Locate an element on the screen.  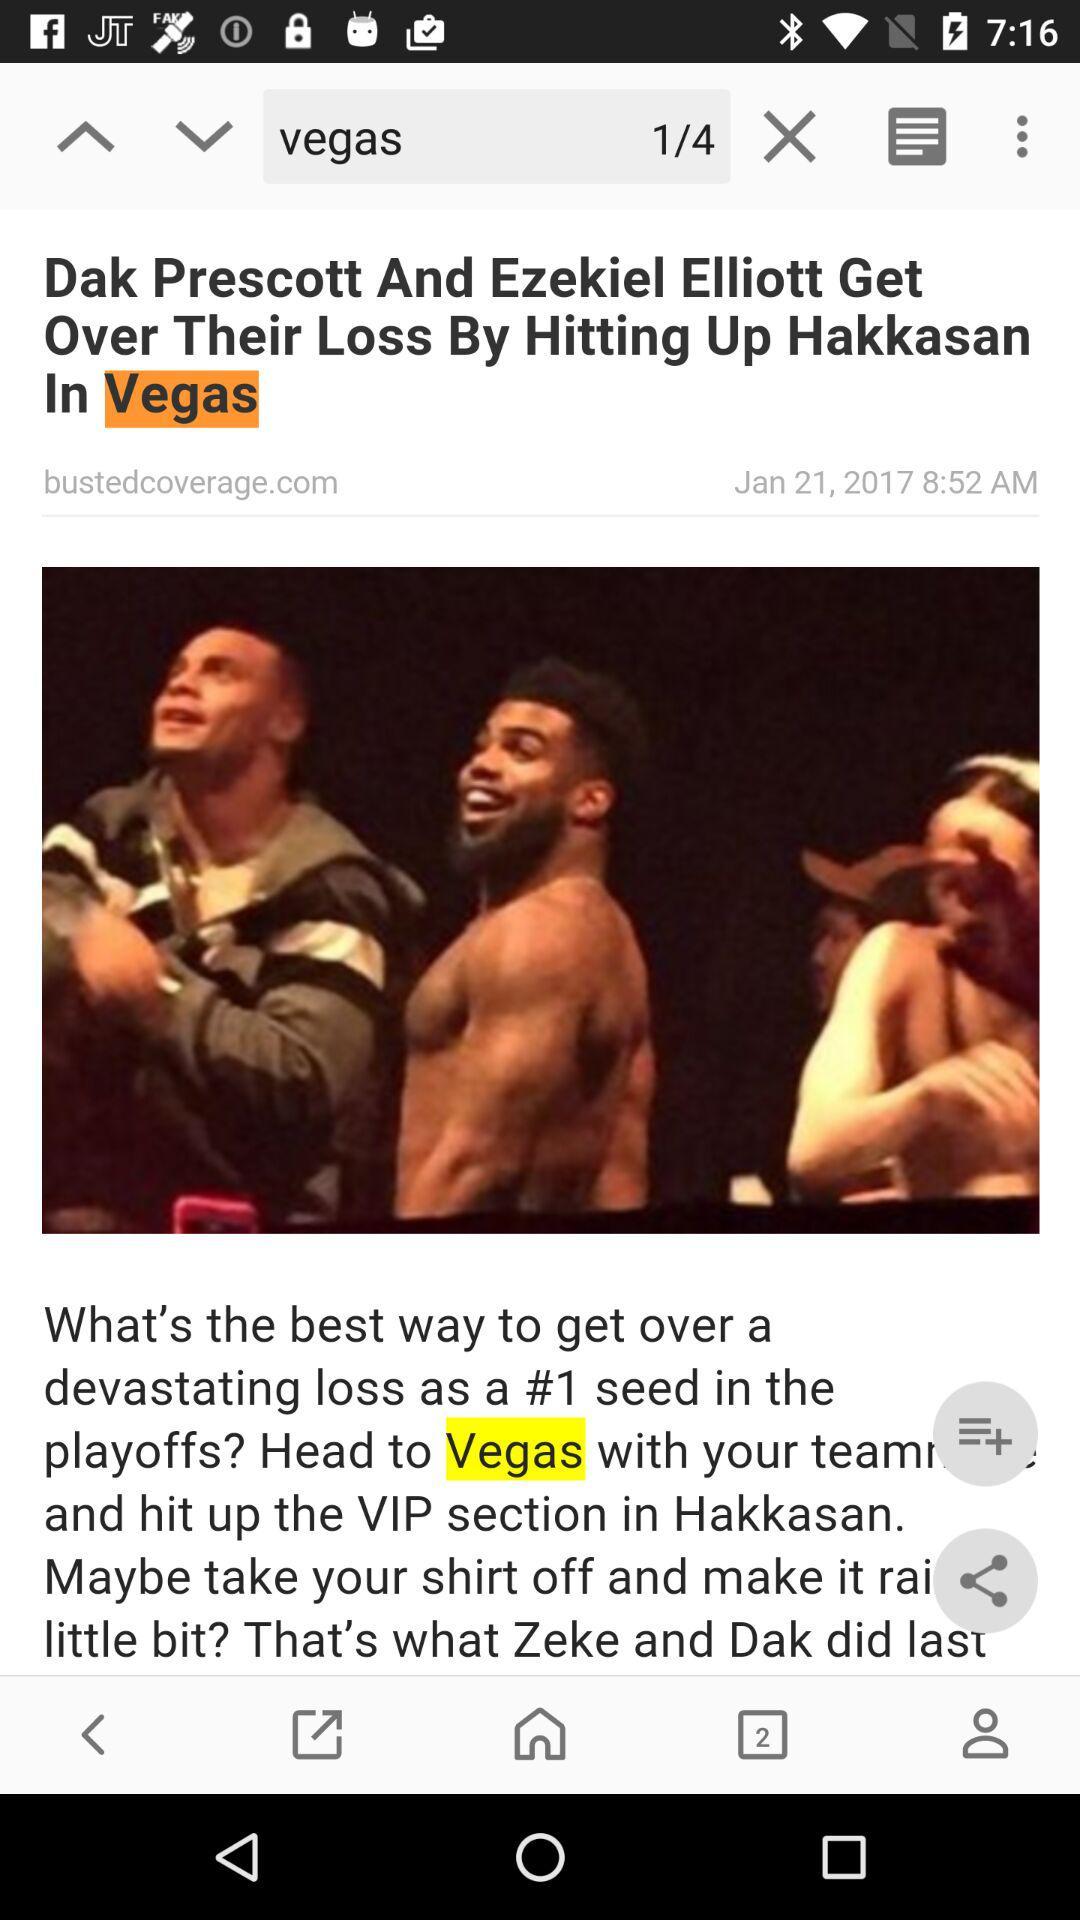
the share icon is located at coordinates (984, 1579).